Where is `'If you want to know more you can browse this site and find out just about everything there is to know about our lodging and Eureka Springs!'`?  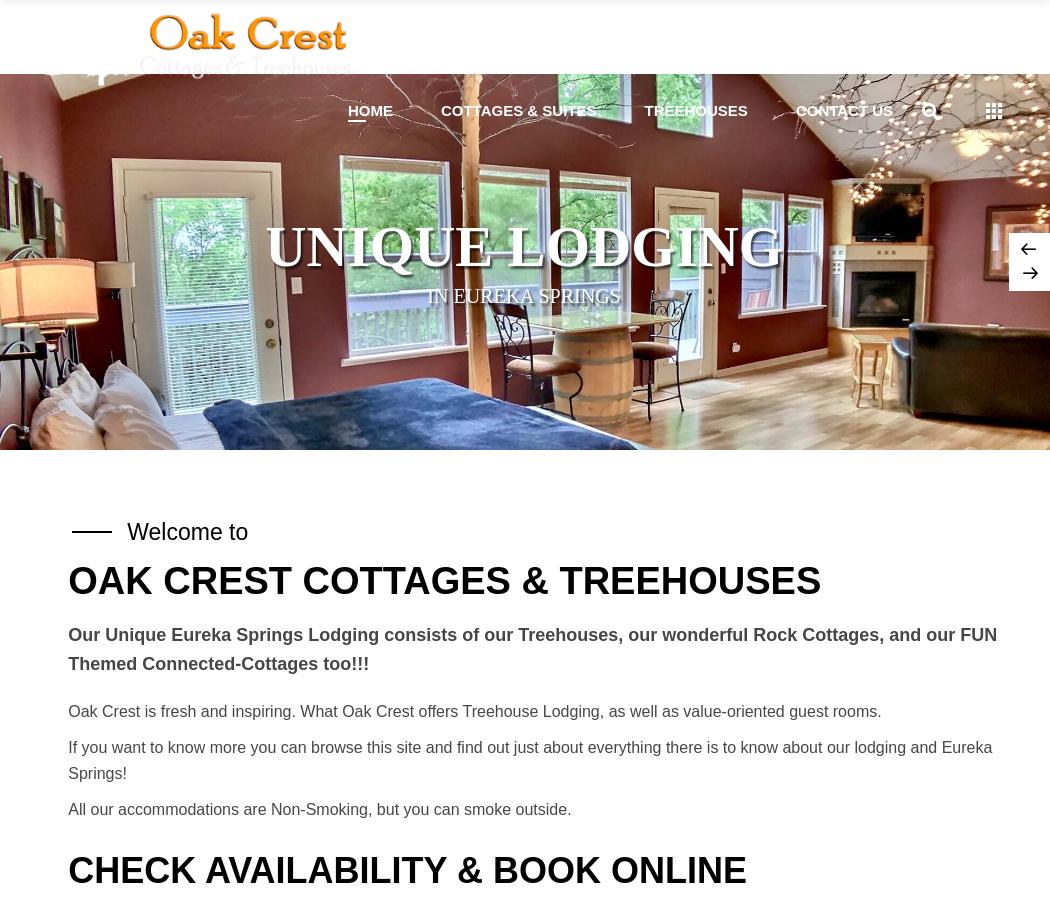 'If you want to know more you can browse this site and find out just about everything there is to know about our lodging and Eureka Springs!' is located at coordinates (67, 759).